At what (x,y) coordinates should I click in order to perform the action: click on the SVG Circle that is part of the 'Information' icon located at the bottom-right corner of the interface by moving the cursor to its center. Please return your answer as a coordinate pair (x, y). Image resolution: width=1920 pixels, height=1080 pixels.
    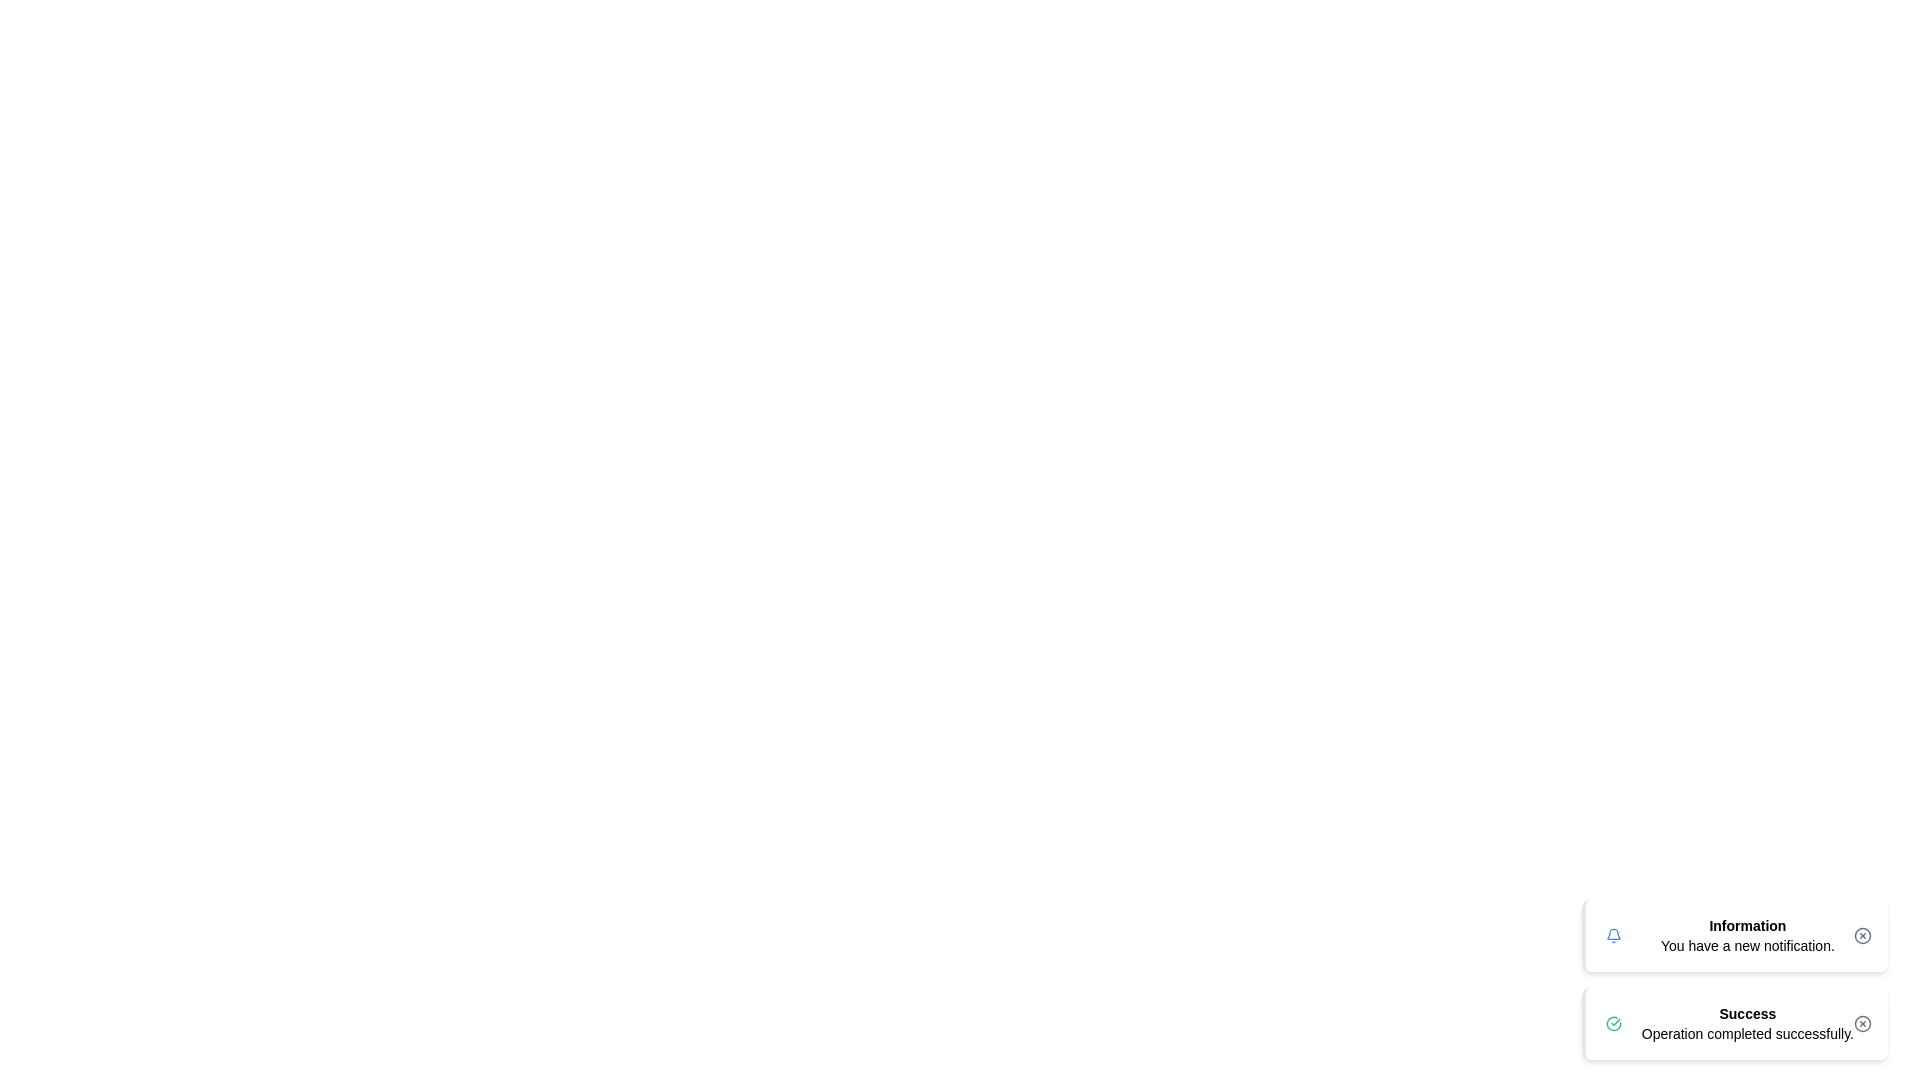
    Looking at the image, I should click on (1861, 936).